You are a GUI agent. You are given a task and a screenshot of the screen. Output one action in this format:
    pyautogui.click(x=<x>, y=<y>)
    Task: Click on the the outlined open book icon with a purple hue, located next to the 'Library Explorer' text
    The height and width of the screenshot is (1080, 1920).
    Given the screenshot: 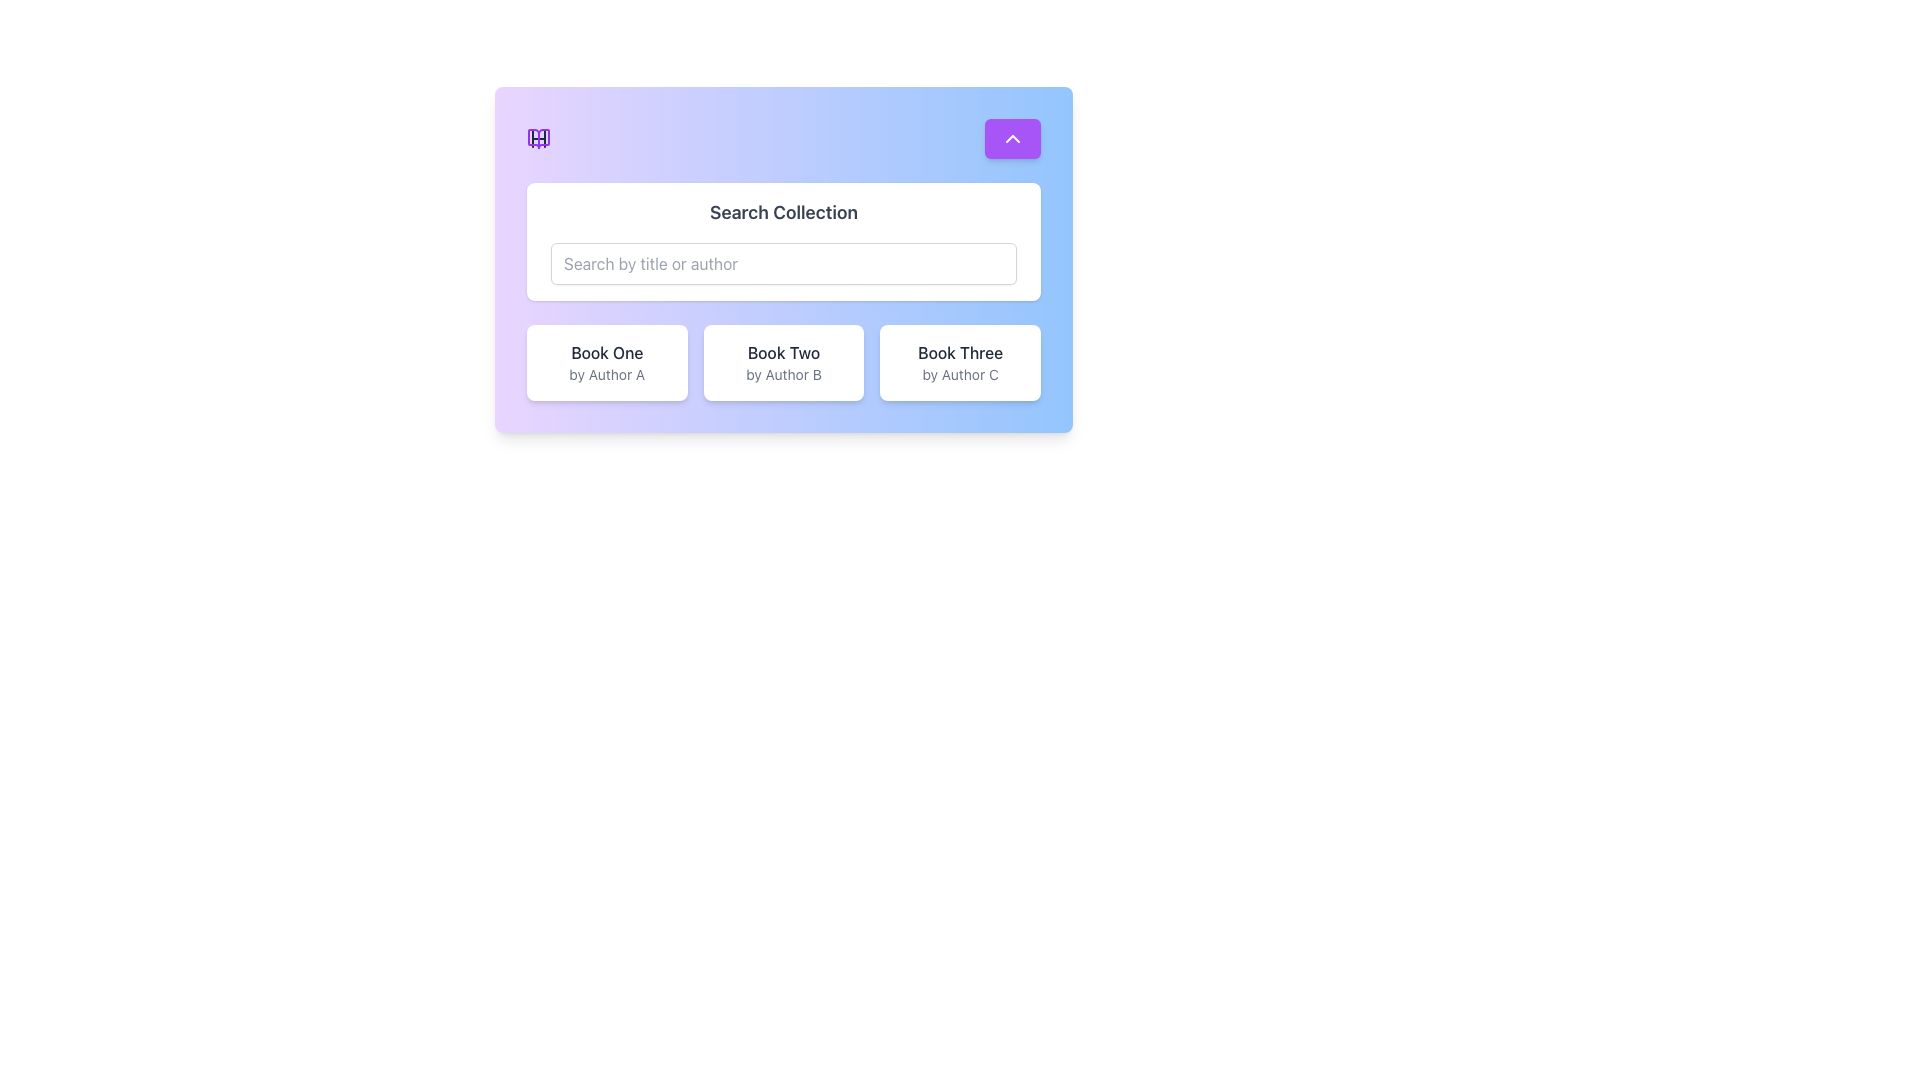 What is the action you would take?
    pyautogui.click(x=538, y=137)
    